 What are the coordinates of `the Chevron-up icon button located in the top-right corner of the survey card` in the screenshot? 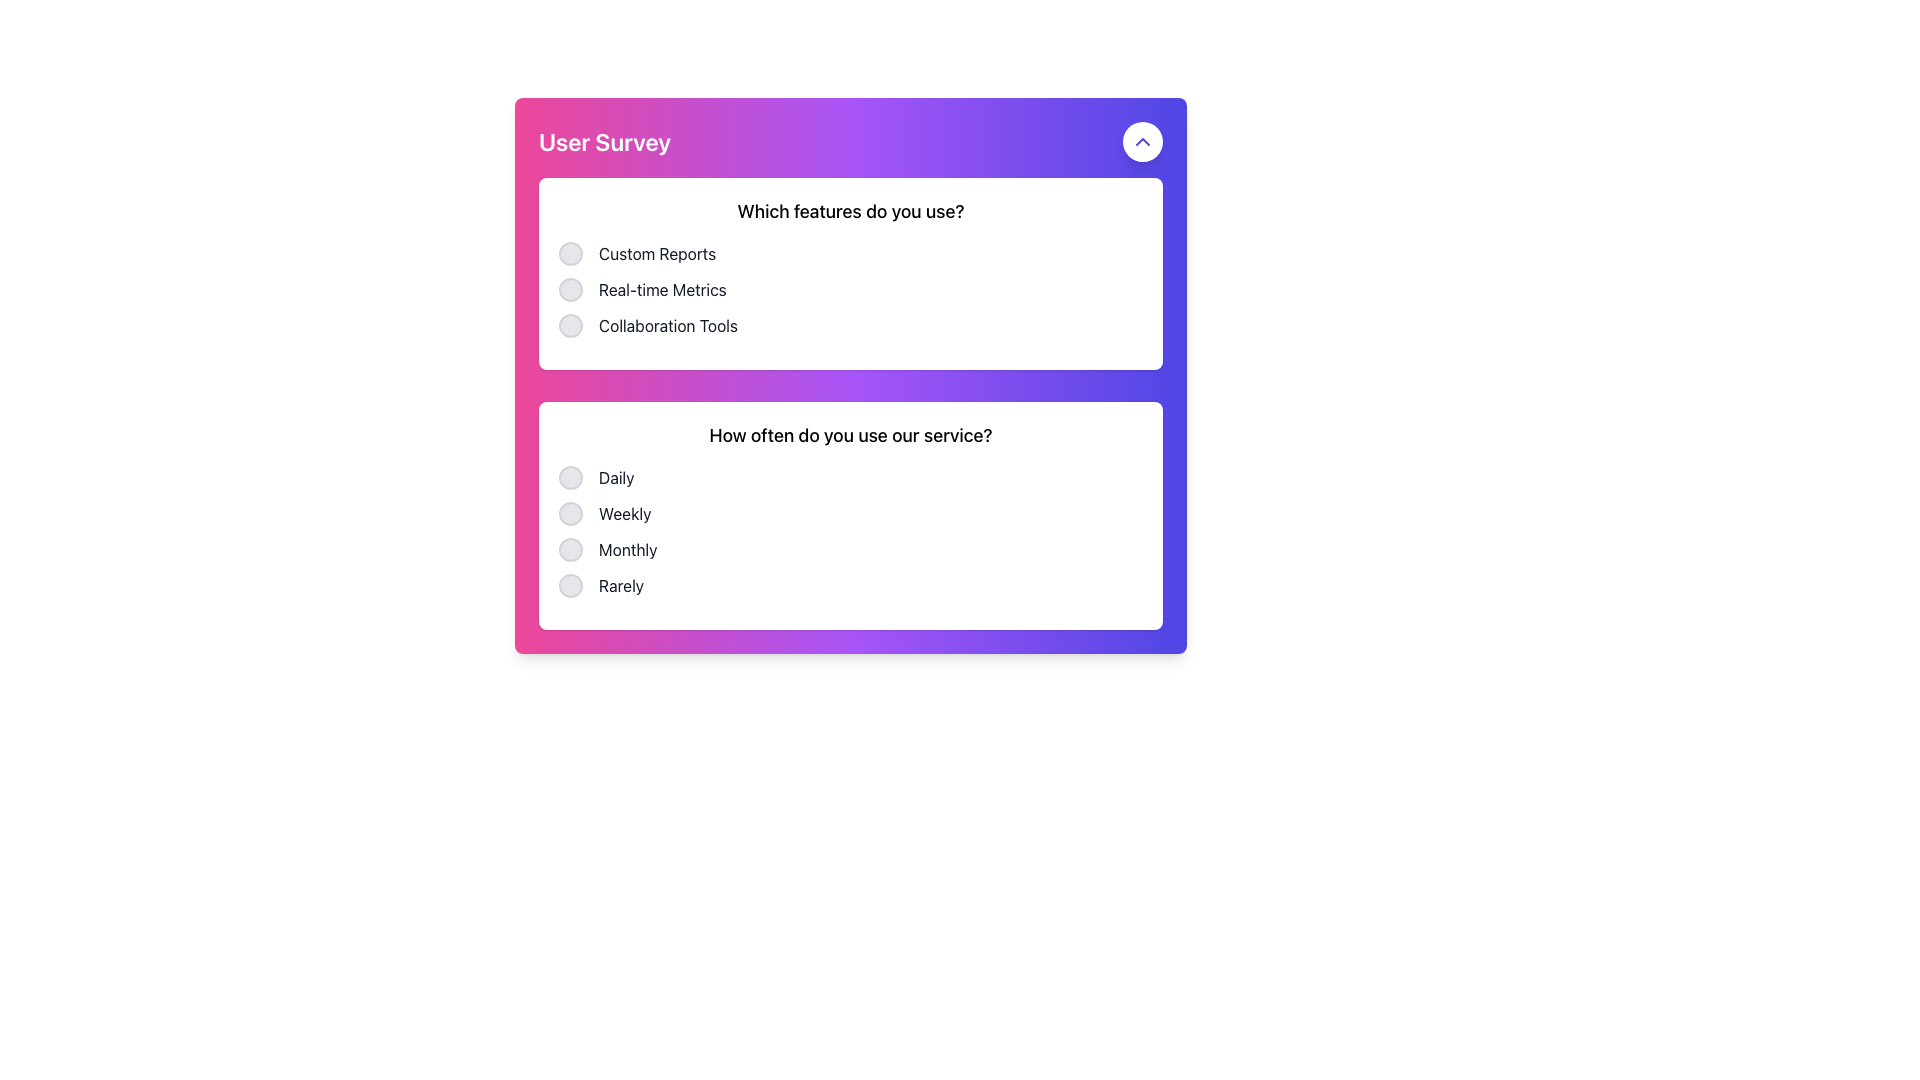 It's located at (1142, 141).